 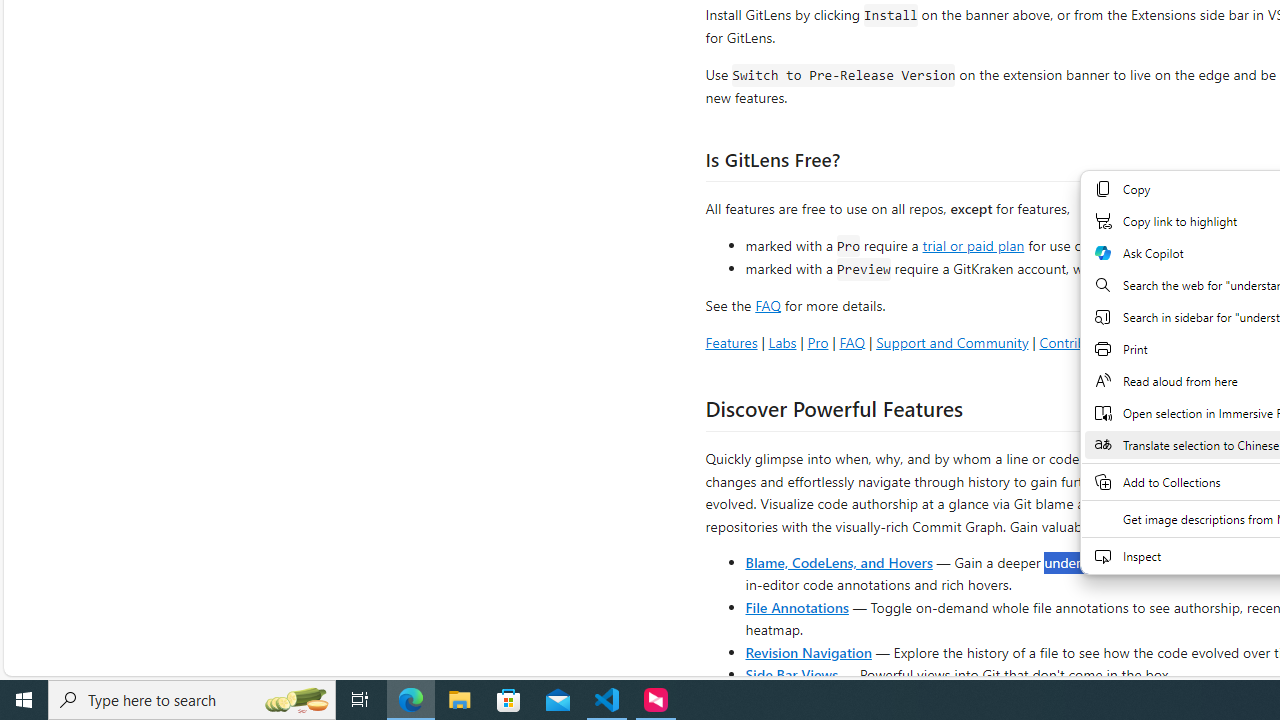 What do you see at coordinates (790, 673) in the screenshot?
I see `'Side Bar Views'` at bounding box center [790, 673].